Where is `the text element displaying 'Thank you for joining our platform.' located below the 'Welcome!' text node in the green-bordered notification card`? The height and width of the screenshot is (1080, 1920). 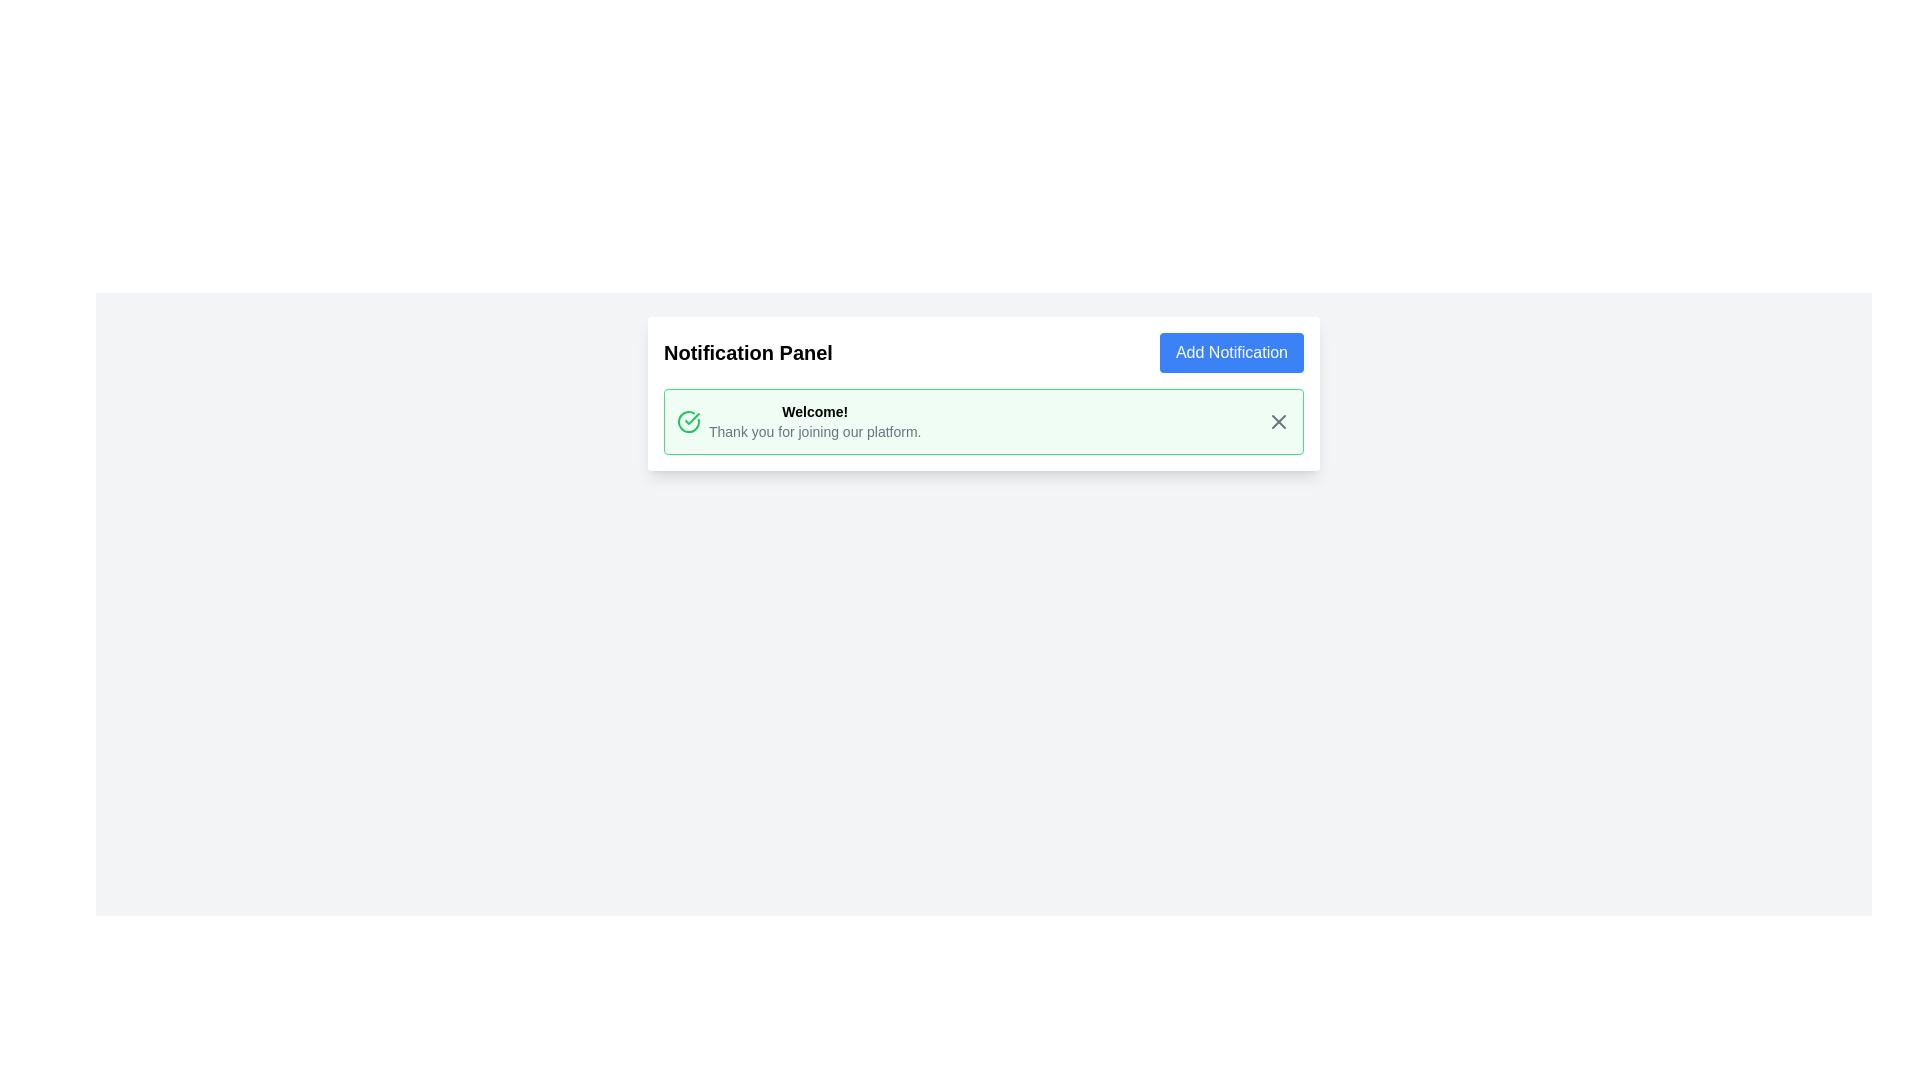
the text element displaying 'Thank you for joining our platform.' located below the 'Welcome!' text node in the green-bordered notification card is located at coordinates (815, 431).